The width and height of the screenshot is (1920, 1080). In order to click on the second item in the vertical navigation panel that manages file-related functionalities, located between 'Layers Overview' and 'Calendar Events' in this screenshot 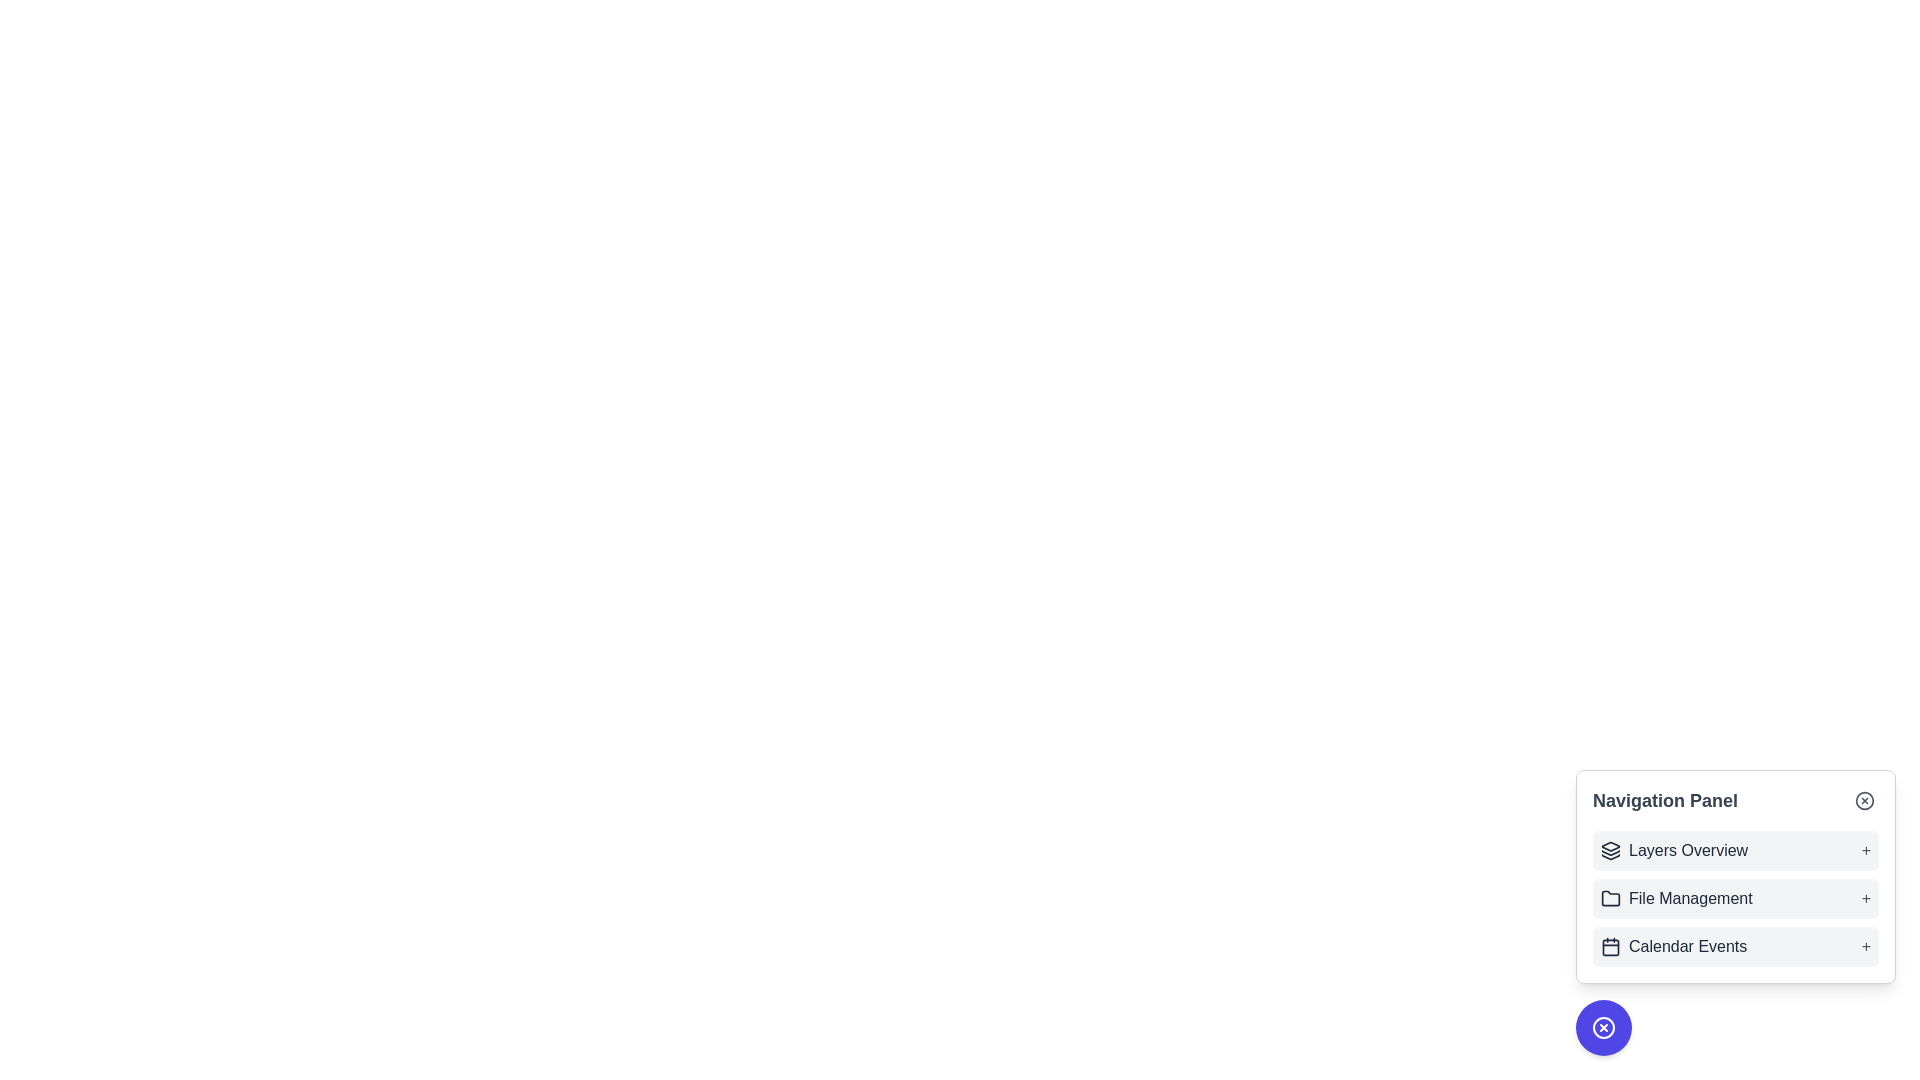, I will do `click(1735, 897)`.